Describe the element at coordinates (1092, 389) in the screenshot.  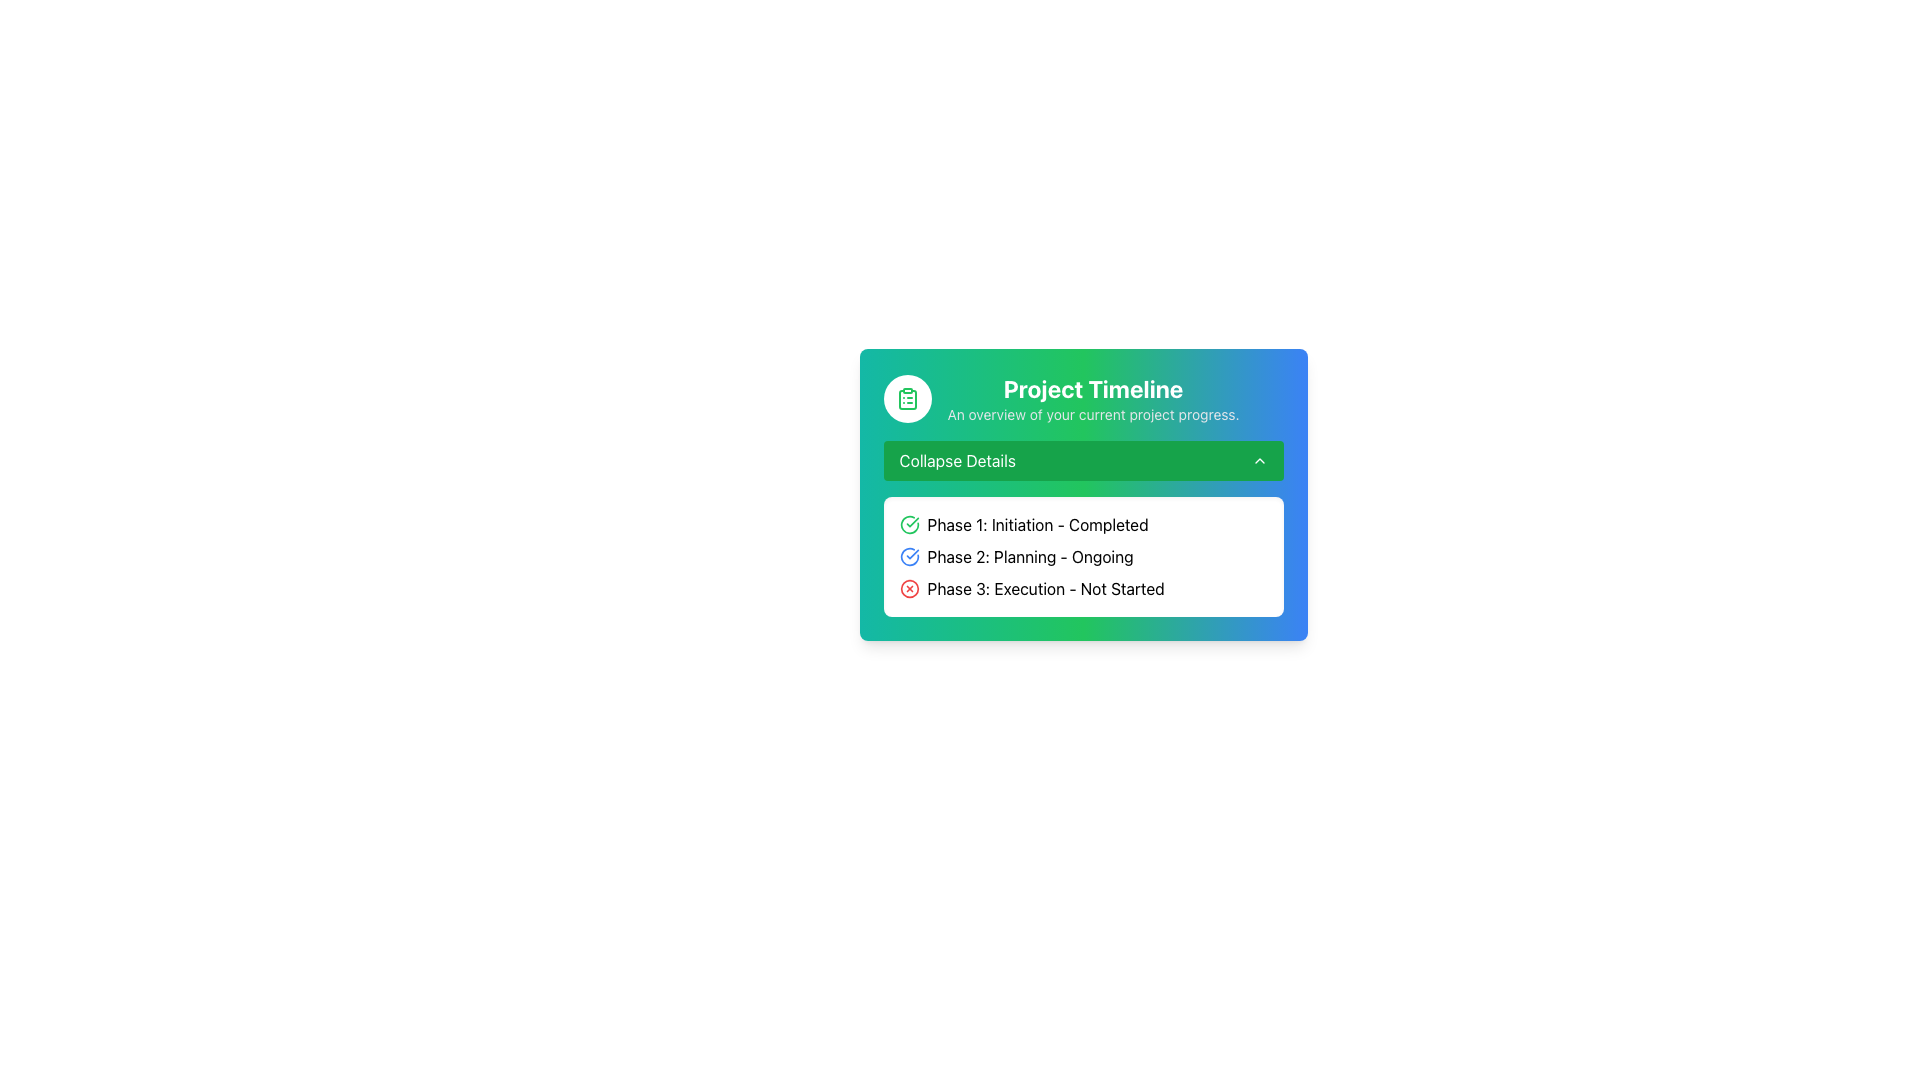
I see `title header indicating the section or topic of the content, which is 'Project Timeline.'` at that location.